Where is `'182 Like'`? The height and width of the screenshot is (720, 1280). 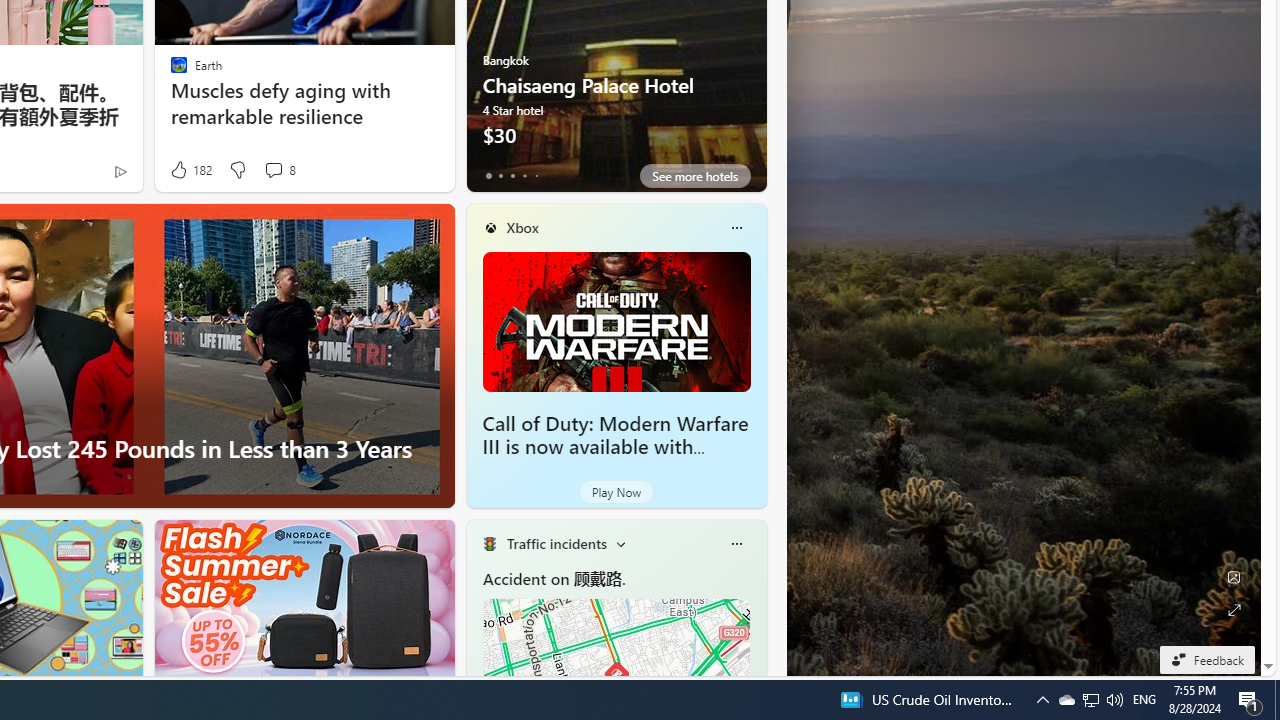
'182 Like' is located at coordinates (190, 169).